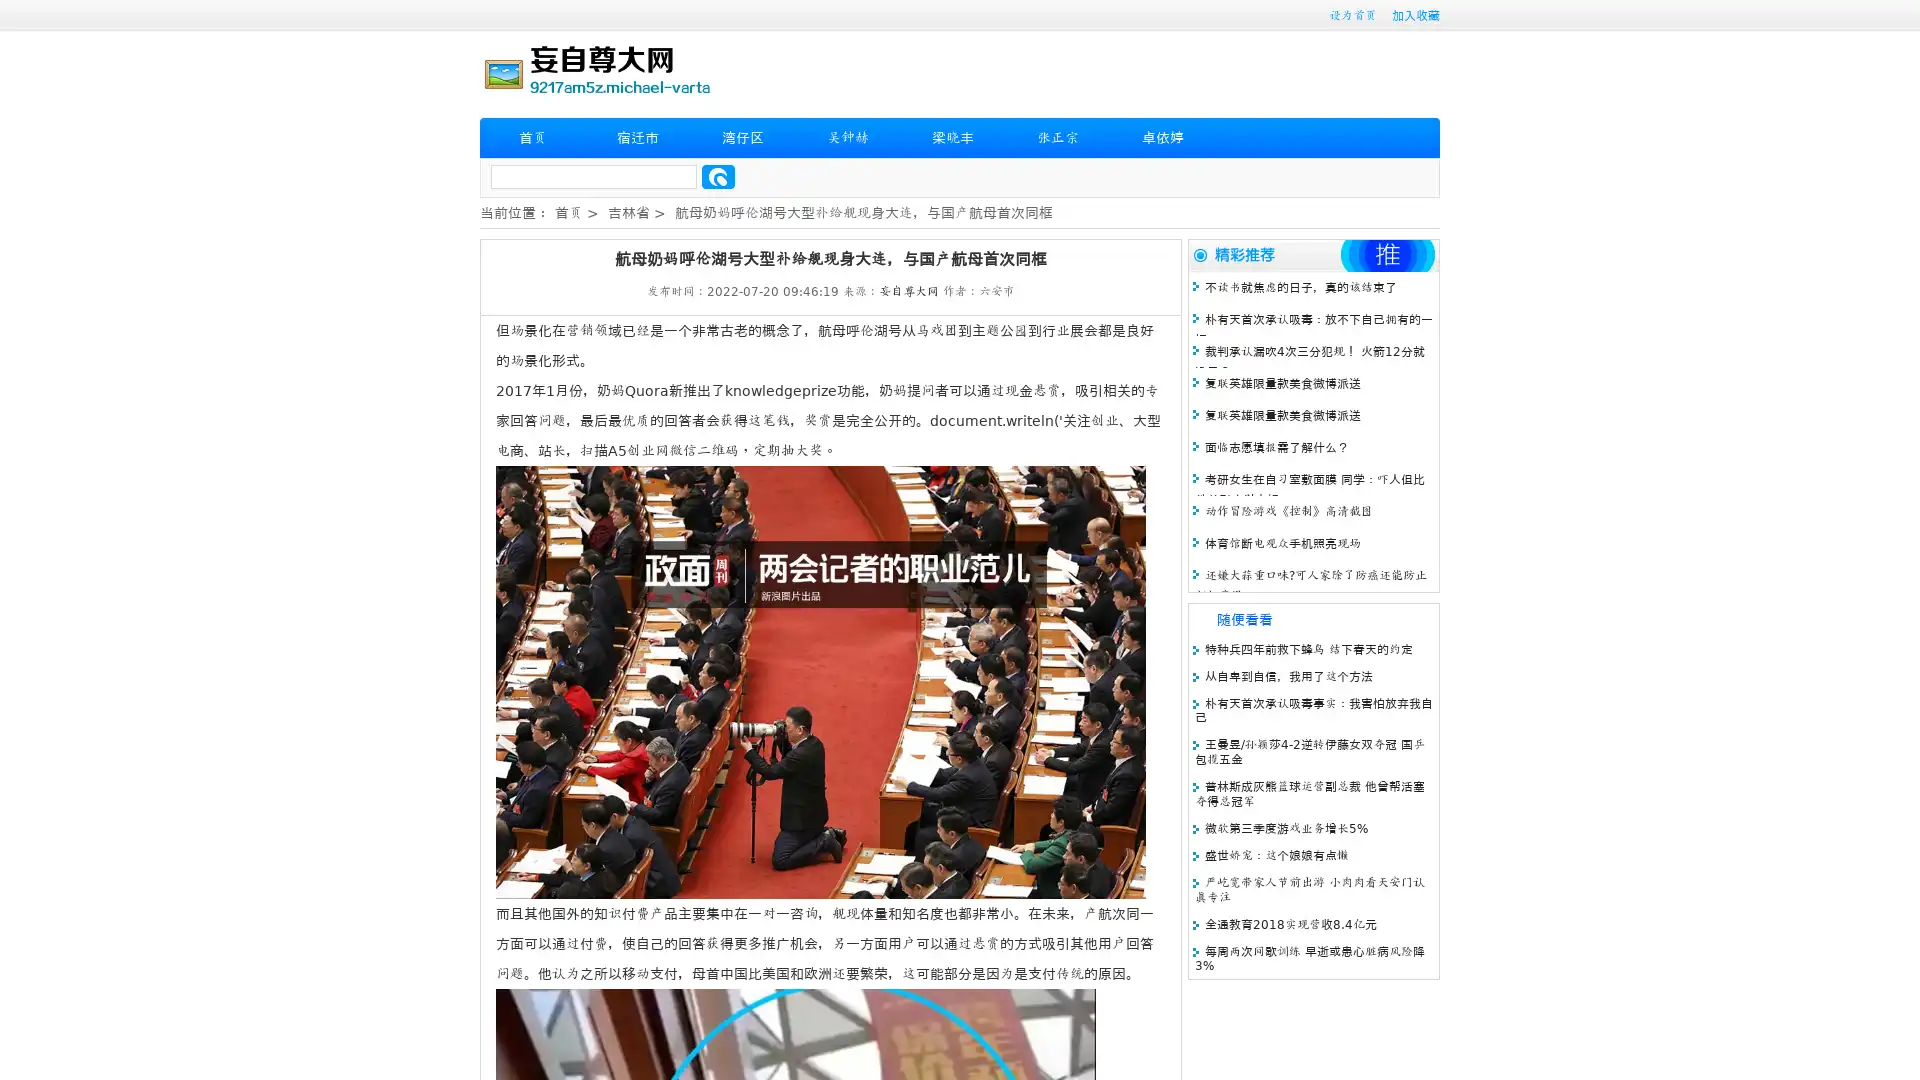 The width and height of the screenshot is (1920, 1080). I want to click on Search, so click(718, 176).